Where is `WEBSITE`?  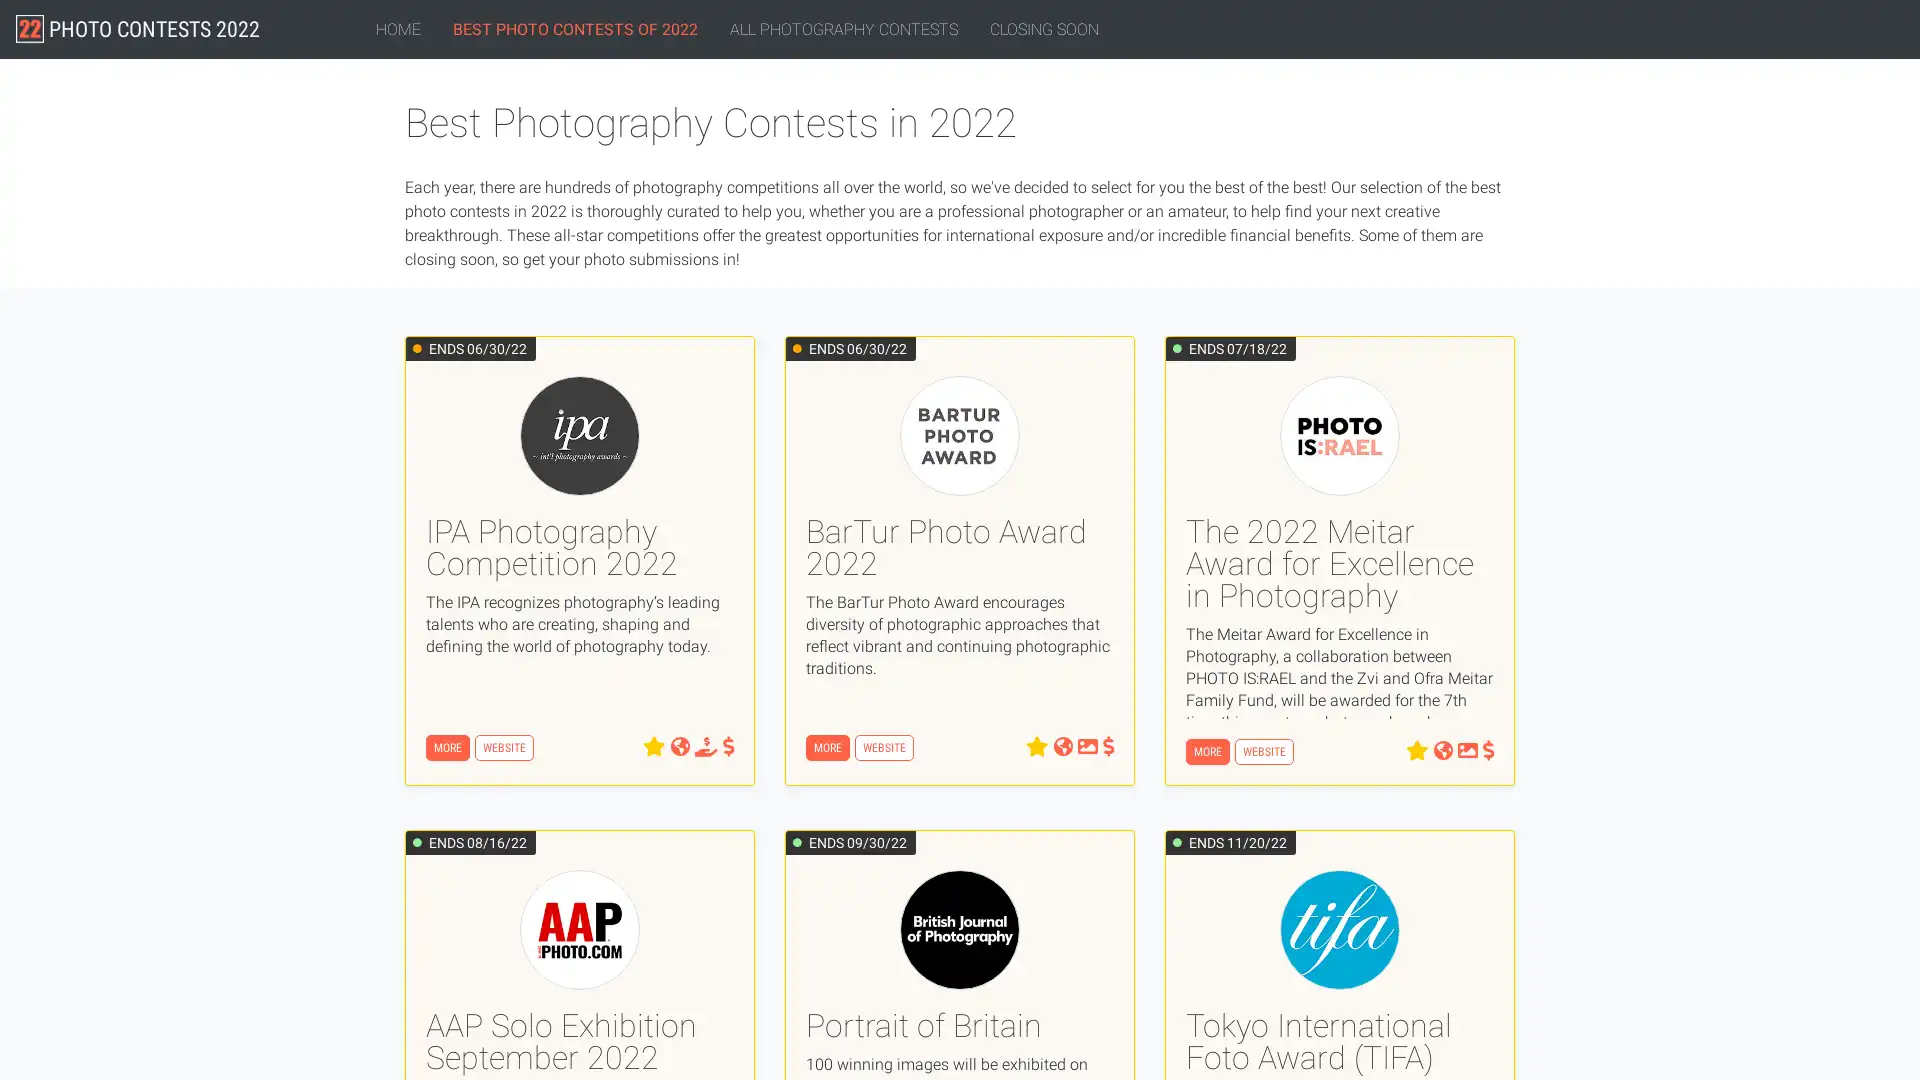 WEBSITE is located at coordinates (504, 748).